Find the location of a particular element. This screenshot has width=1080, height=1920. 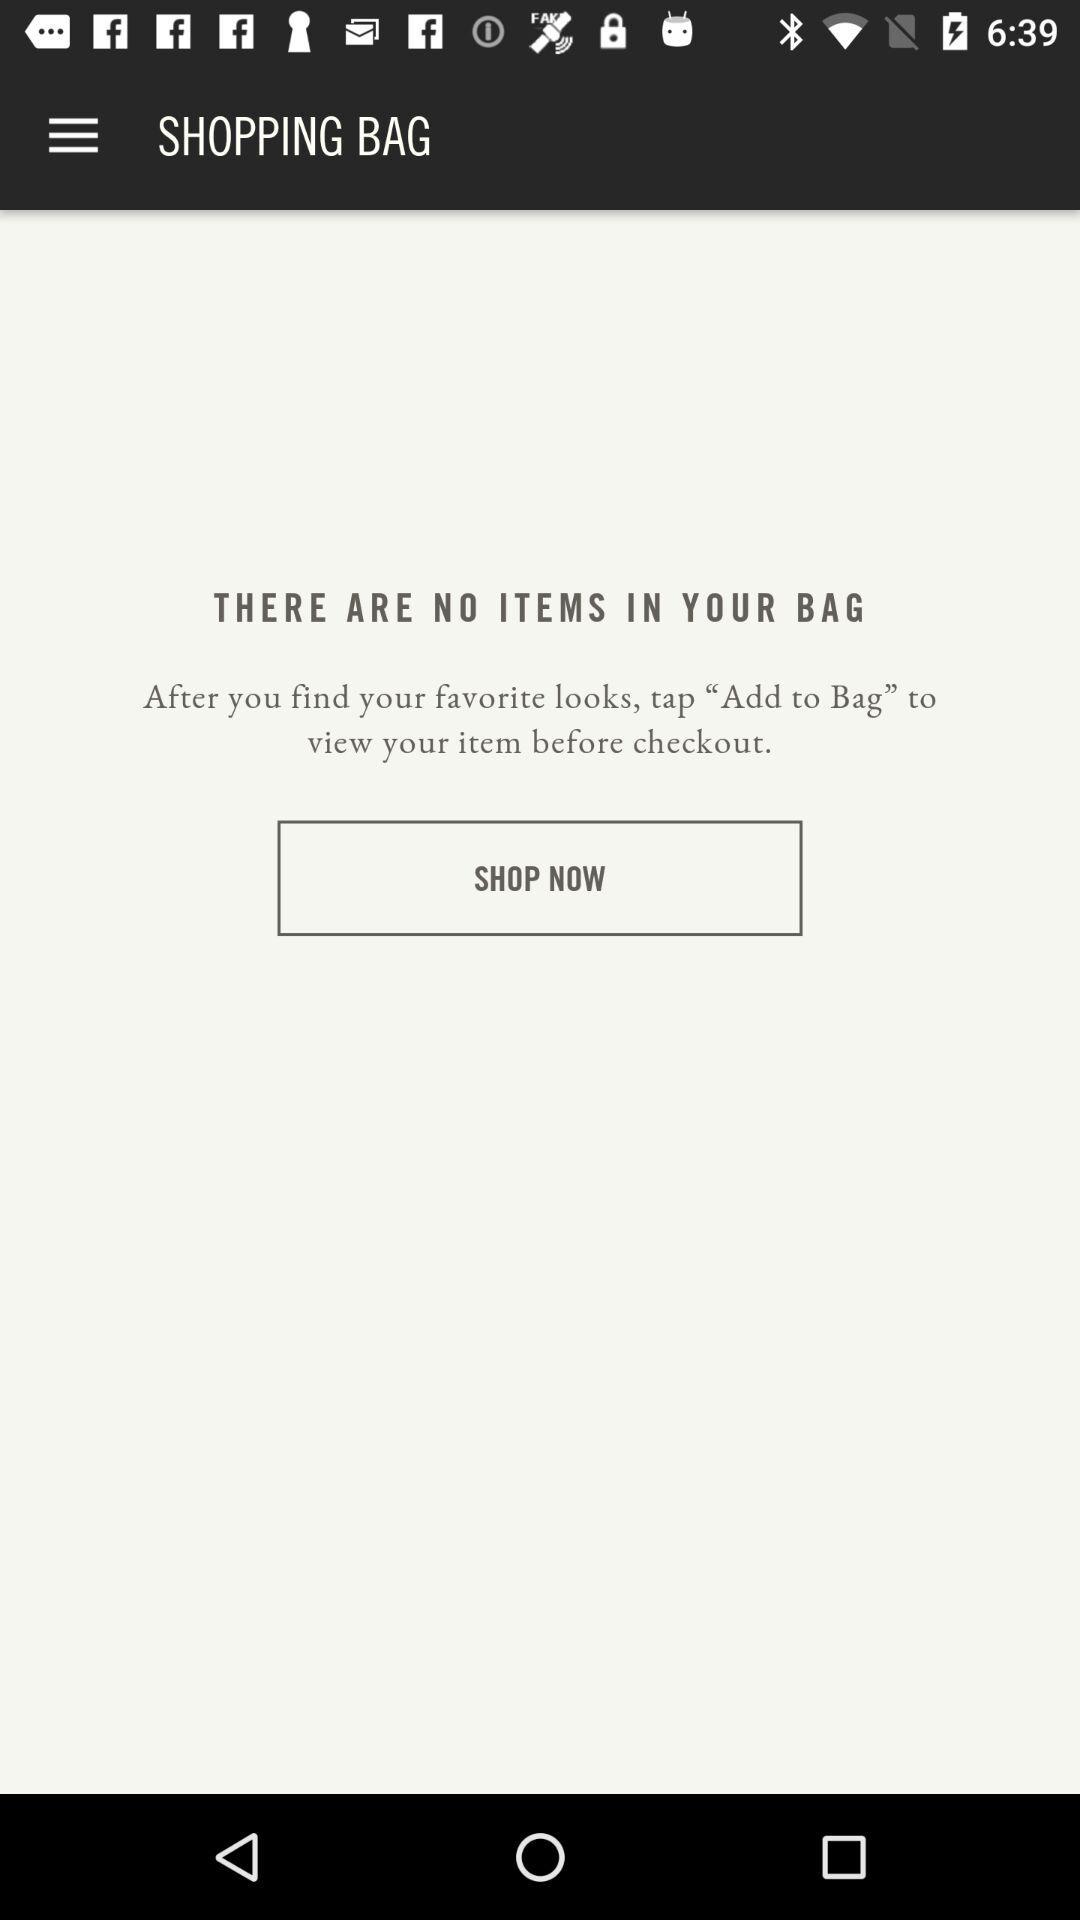

the item above shop now is located at coordinates (540, 718).